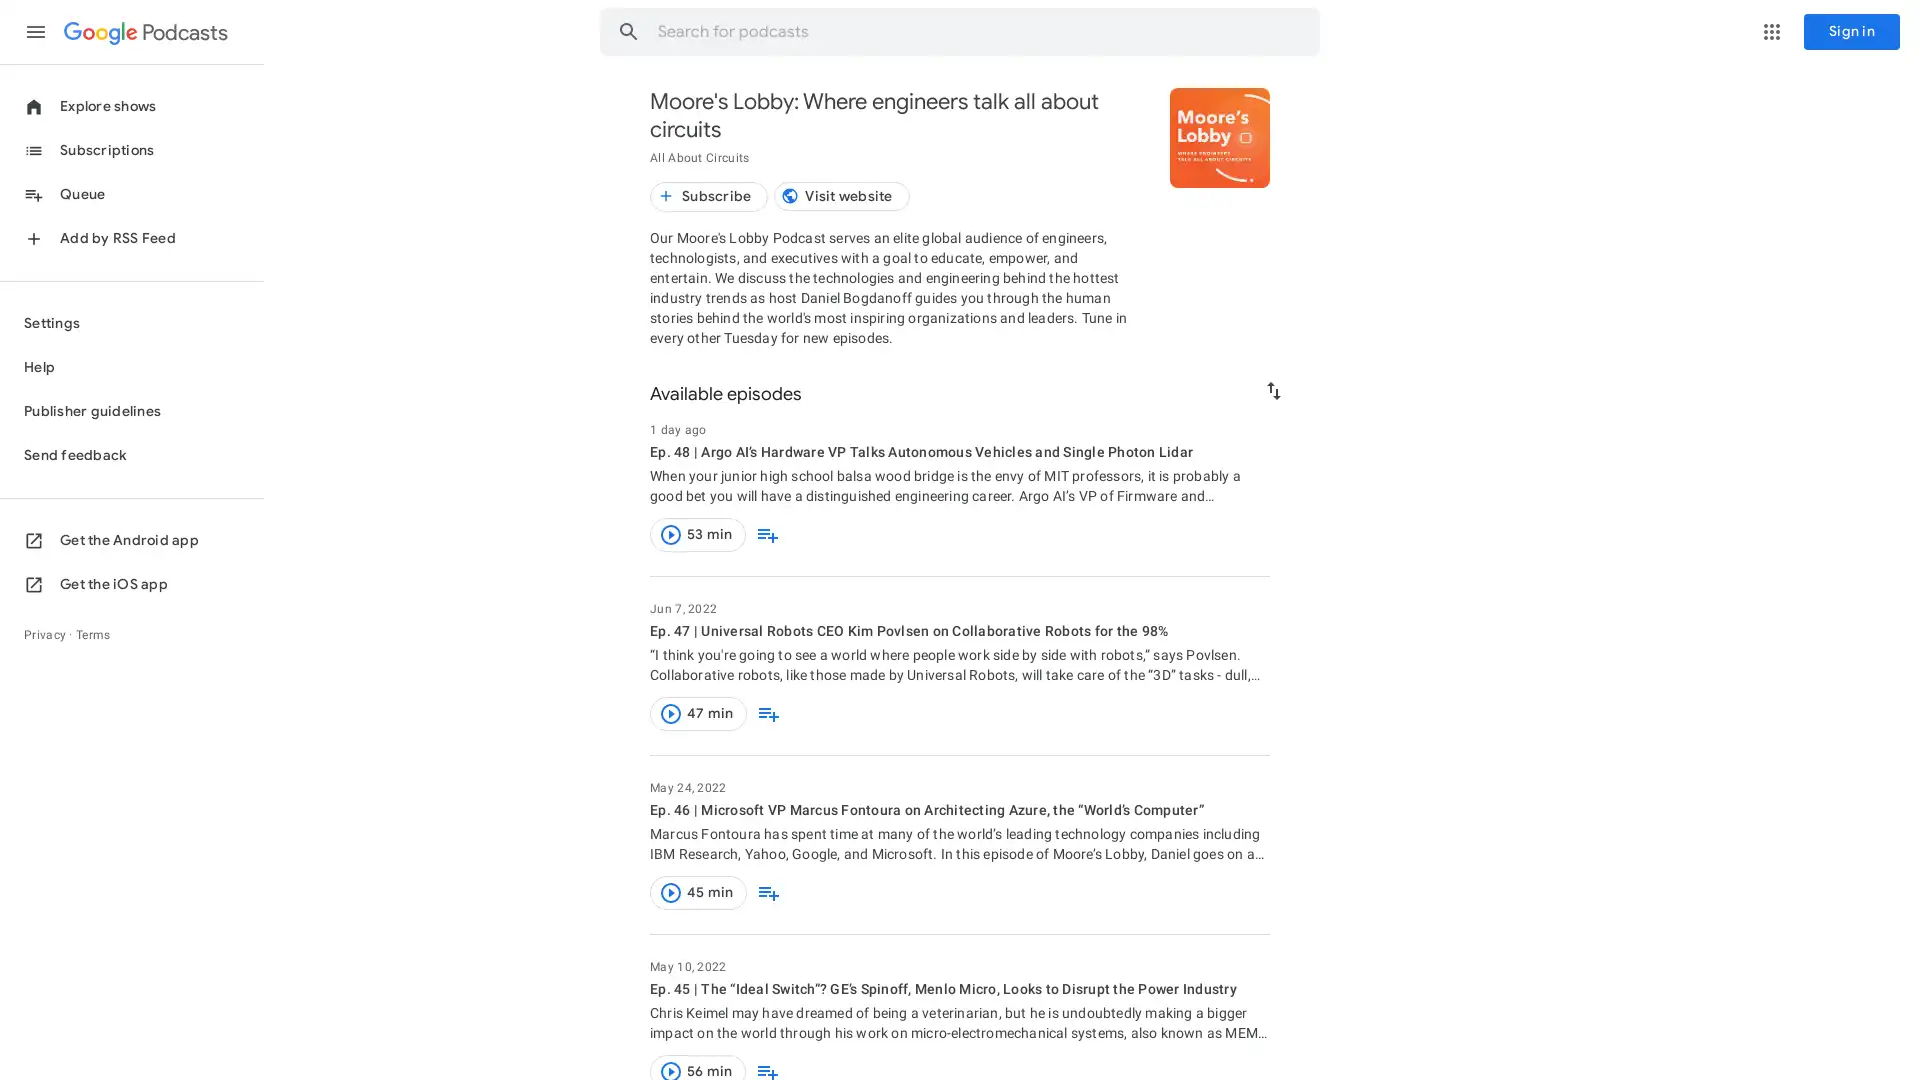 This screenshot has height=1080, width=1920. I want to click on Add to queue, so click(766, 534).